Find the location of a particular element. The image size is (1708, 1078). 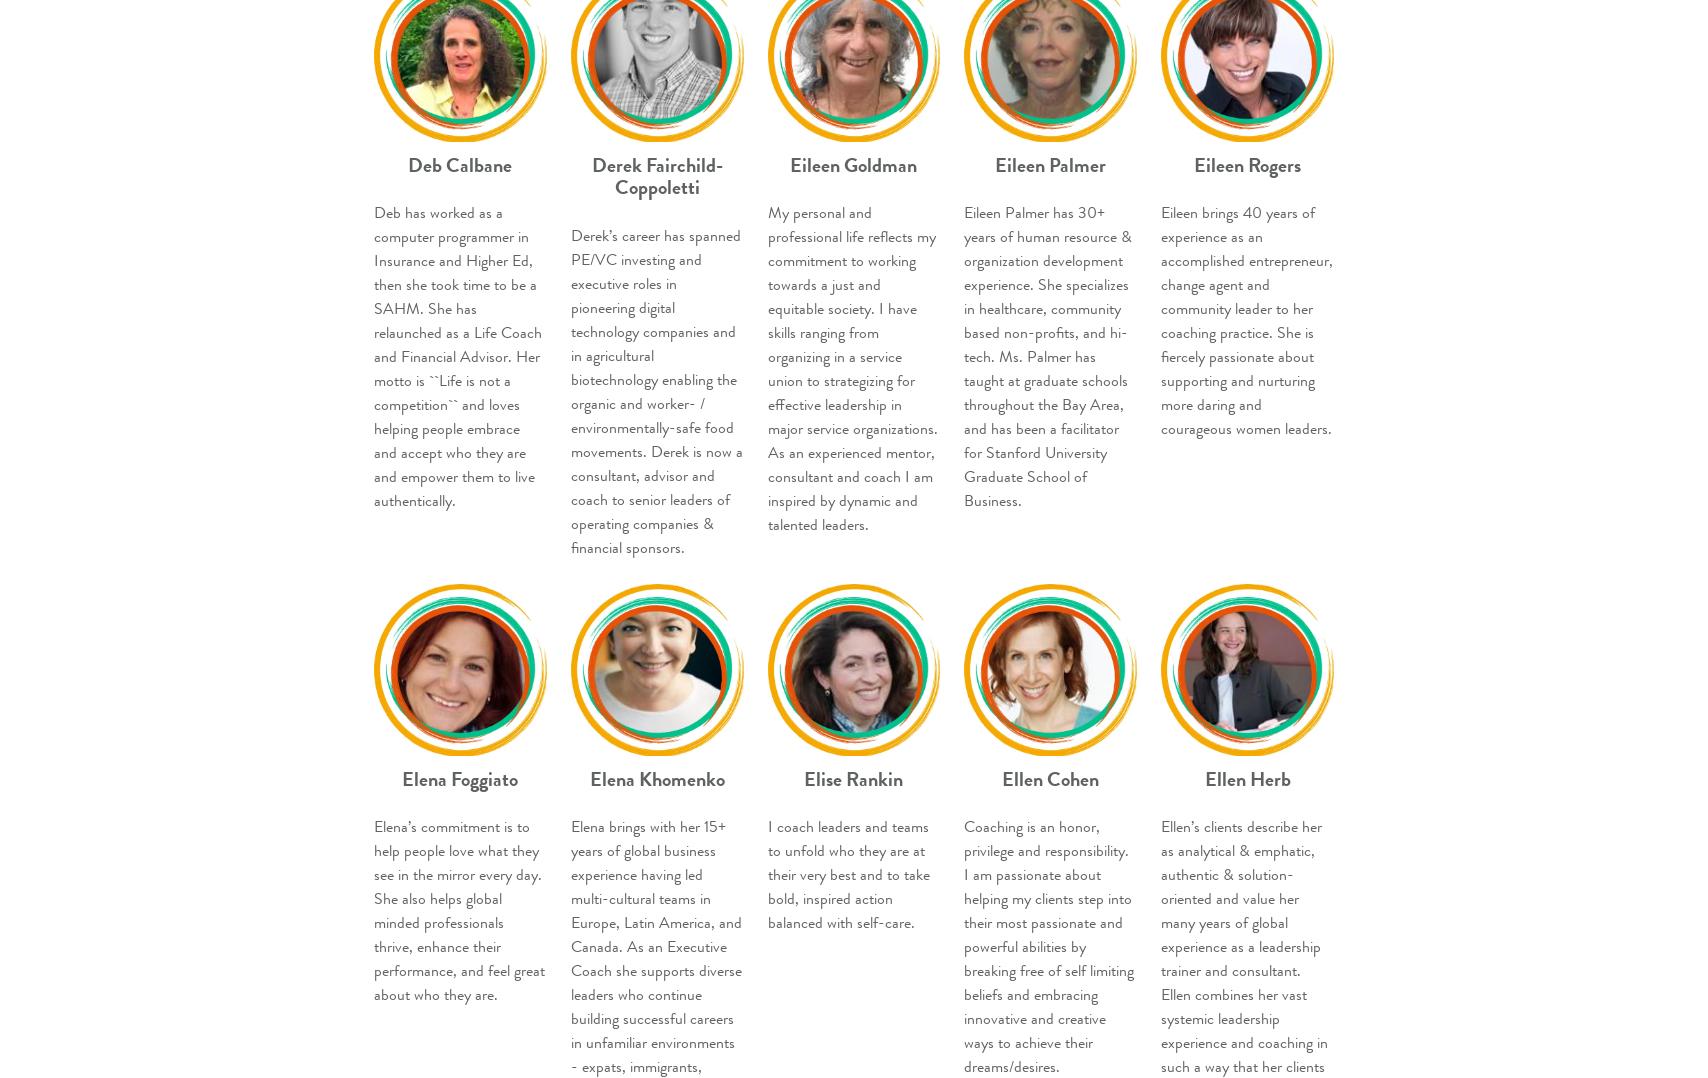

'Eileen Palmer has 30+ years of human resource & organization development experience. She specializes in healthcare, community based non-profits, and hi-tech. Ms. Palmer has taught at graduate schools throughout the Bay Area, and has been a facilitator for Stanford University Graduate School of Business.' is located at coordinates (1048, 357).